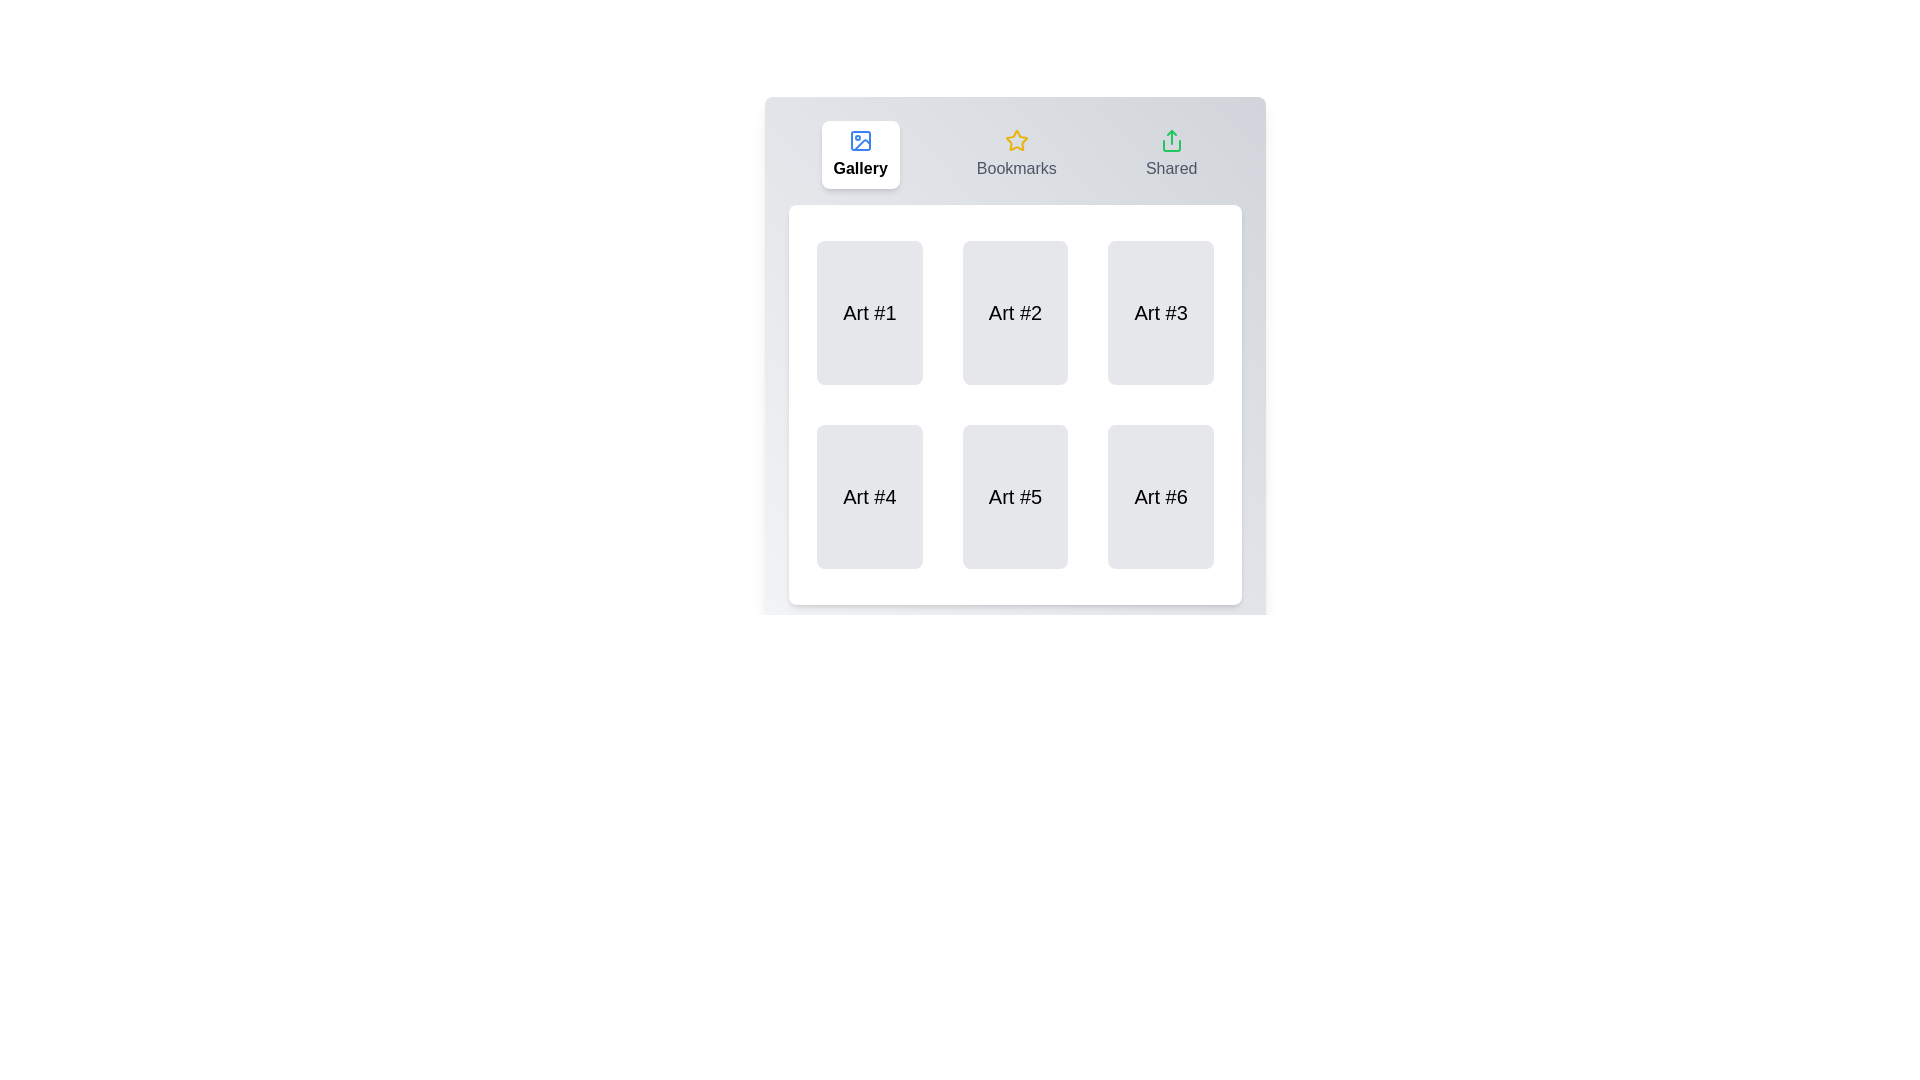 The image size is (1920, 1080). I want to click on the Bookmarks tab label to interact, so click(1016, 153).